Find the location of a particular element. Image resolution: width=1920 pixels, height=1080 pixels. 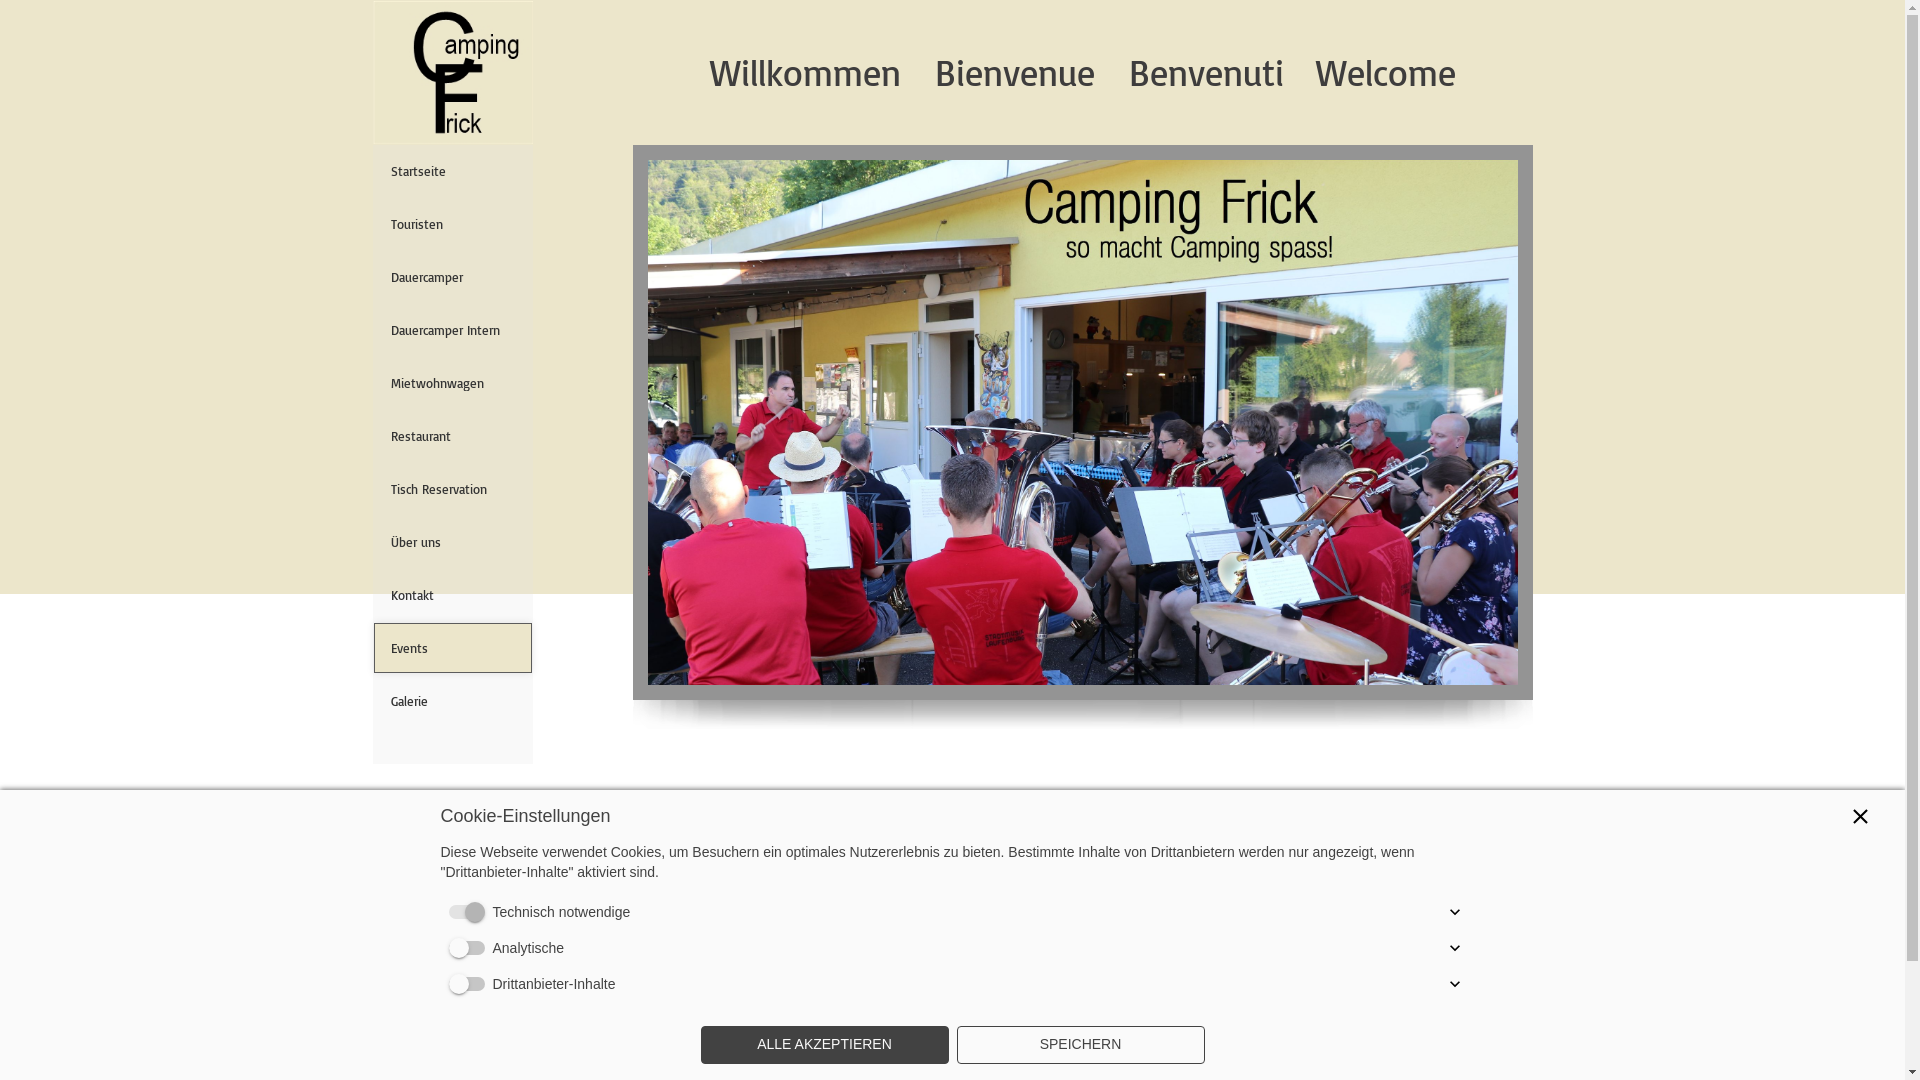

'Touristen' is located at coordinates (450, 223).